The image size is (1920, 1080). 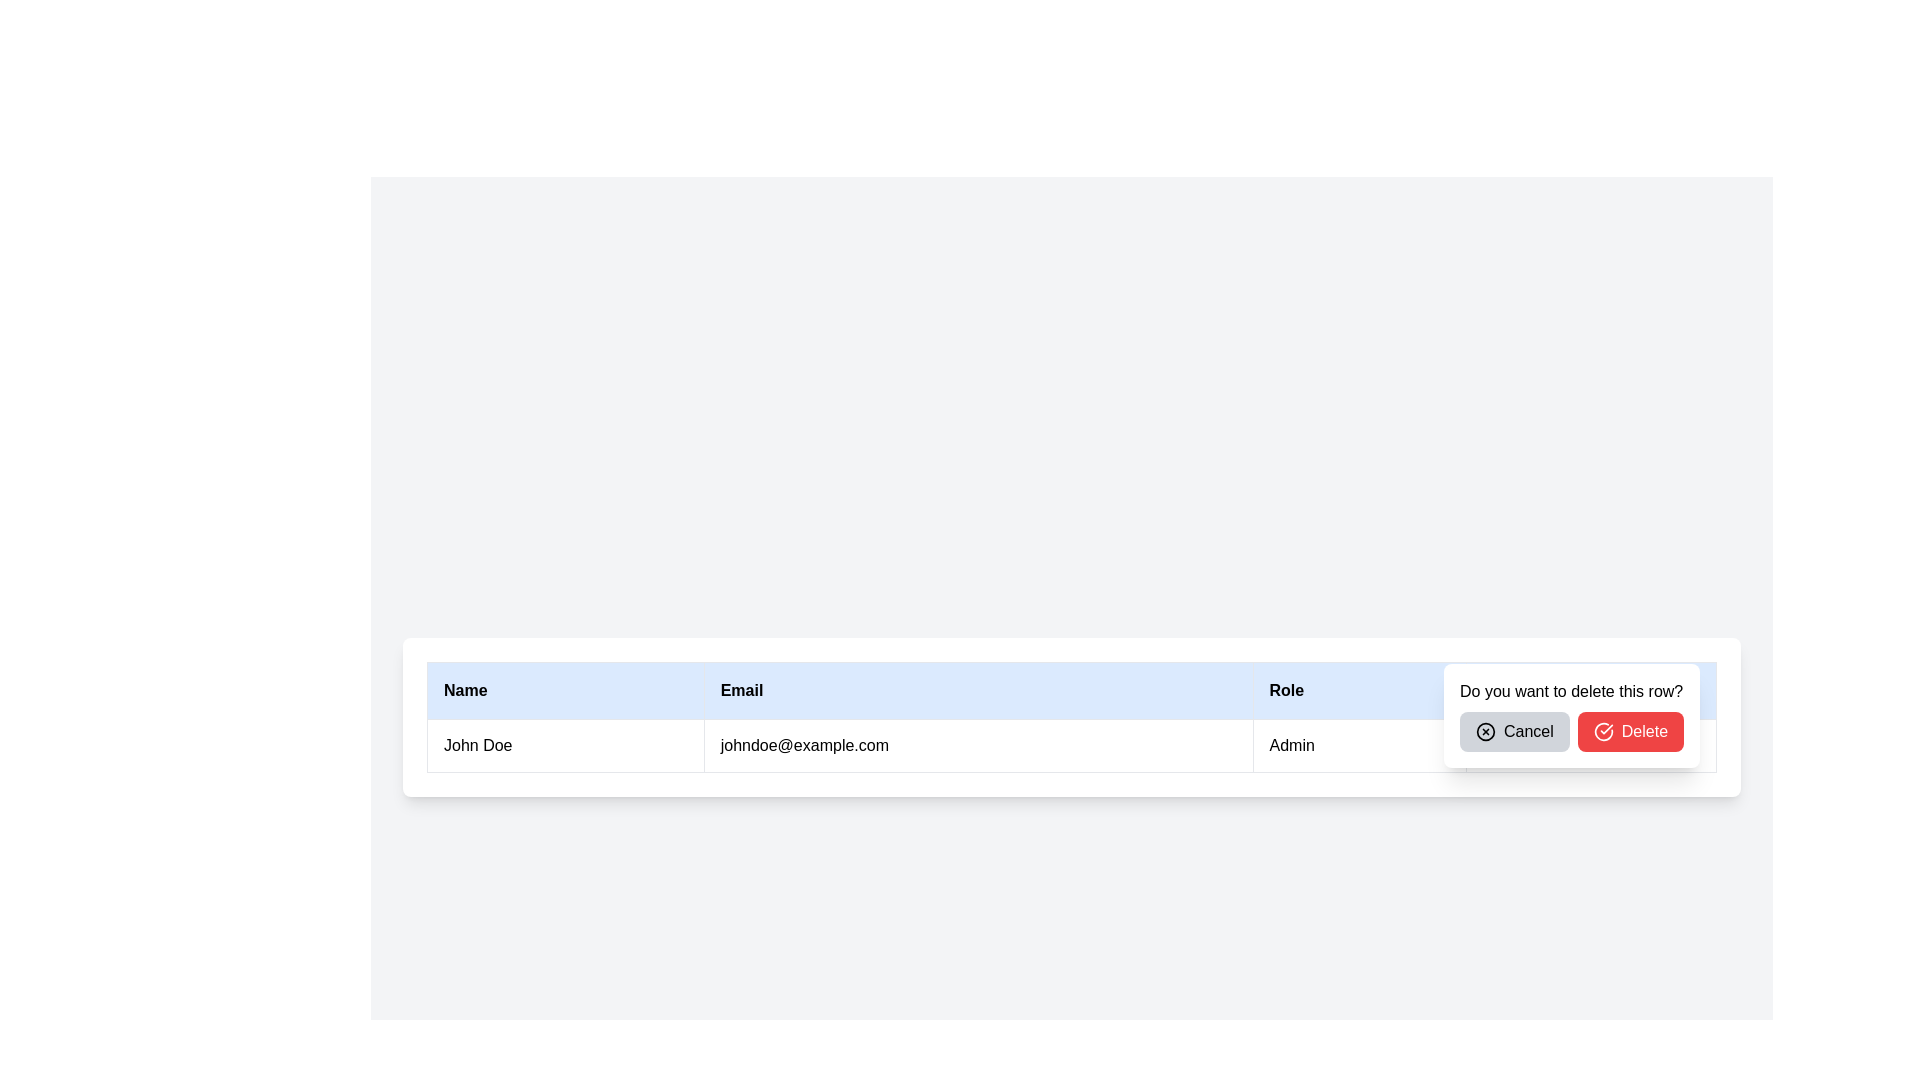 I want to click on the circular icon with a checkmark inside, so click(x=1603, y=731).